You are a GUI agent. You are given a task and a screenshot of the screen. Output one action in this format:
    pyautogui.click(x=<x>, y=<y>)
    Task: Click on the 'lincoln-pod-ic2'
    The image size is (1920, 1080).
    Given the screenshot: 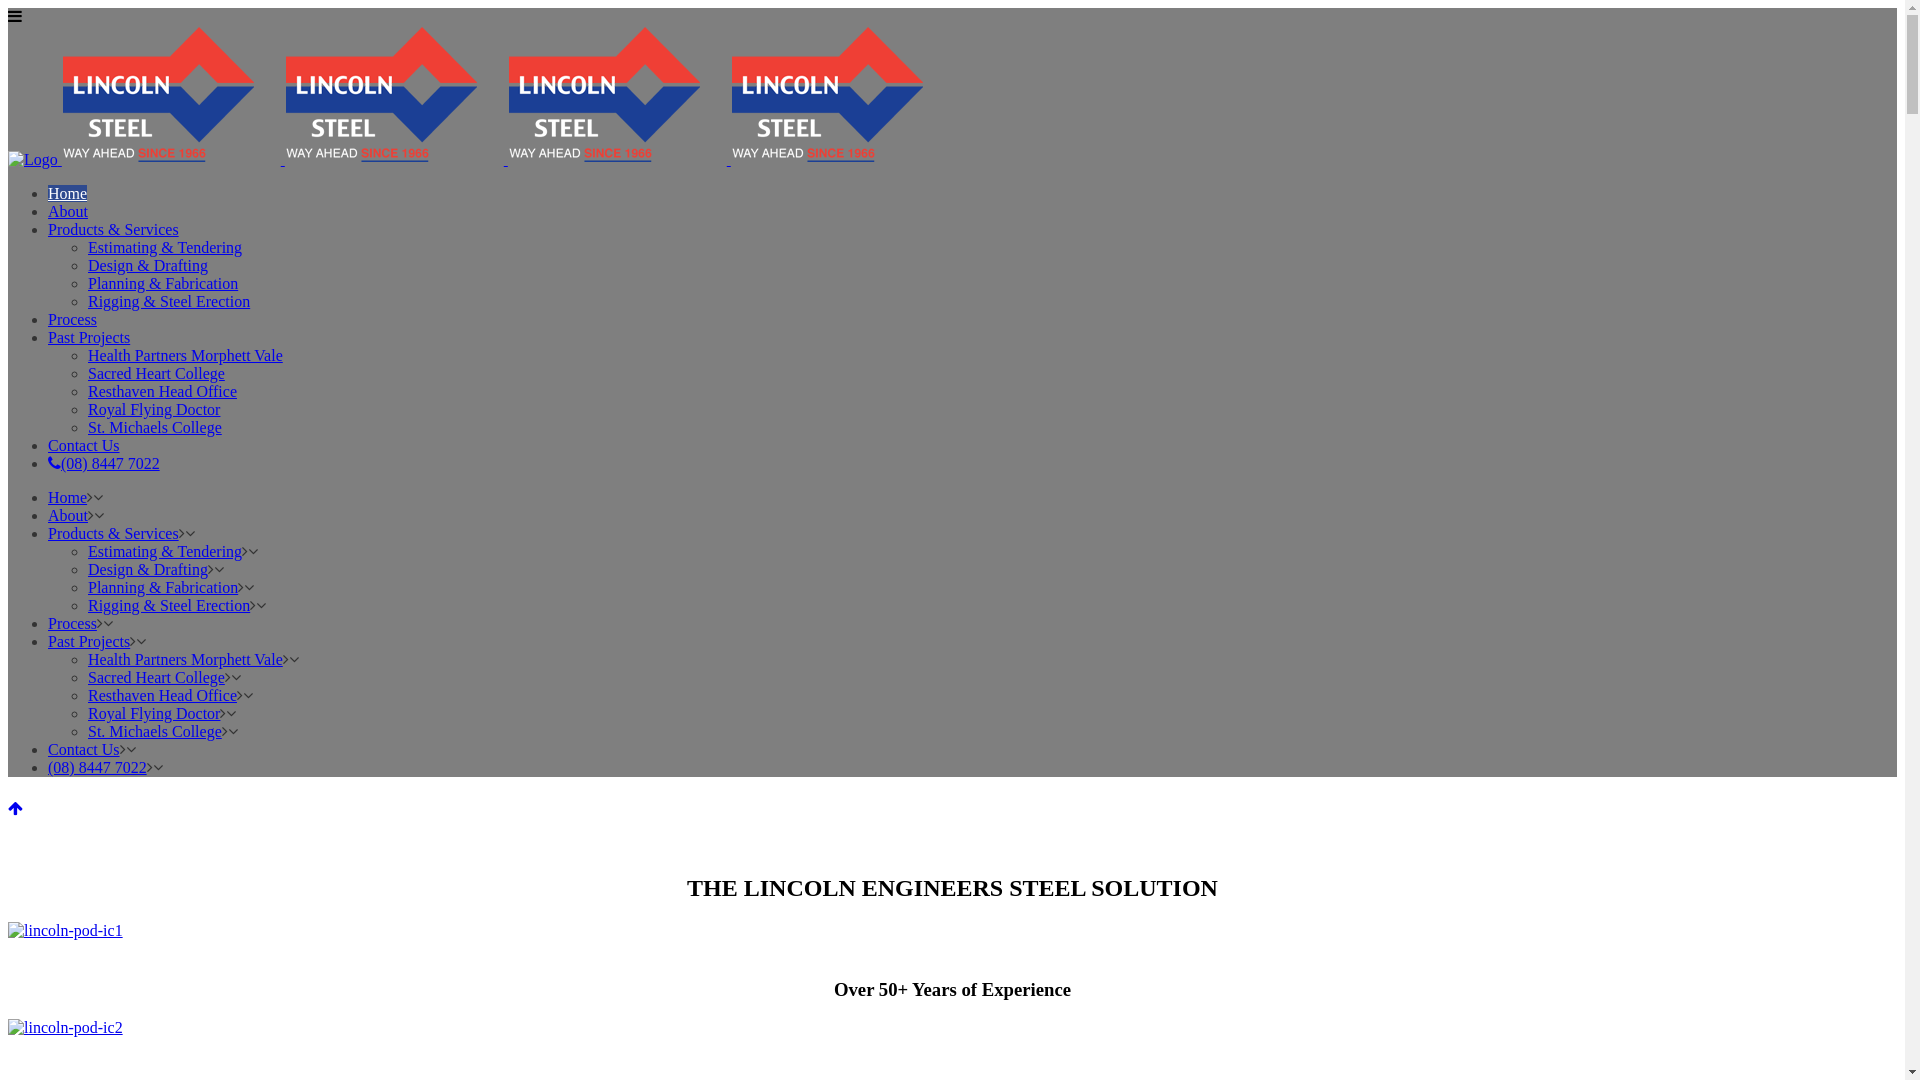 What is the action you would take?
    pyautogui.click(x=65, y=1028)
    